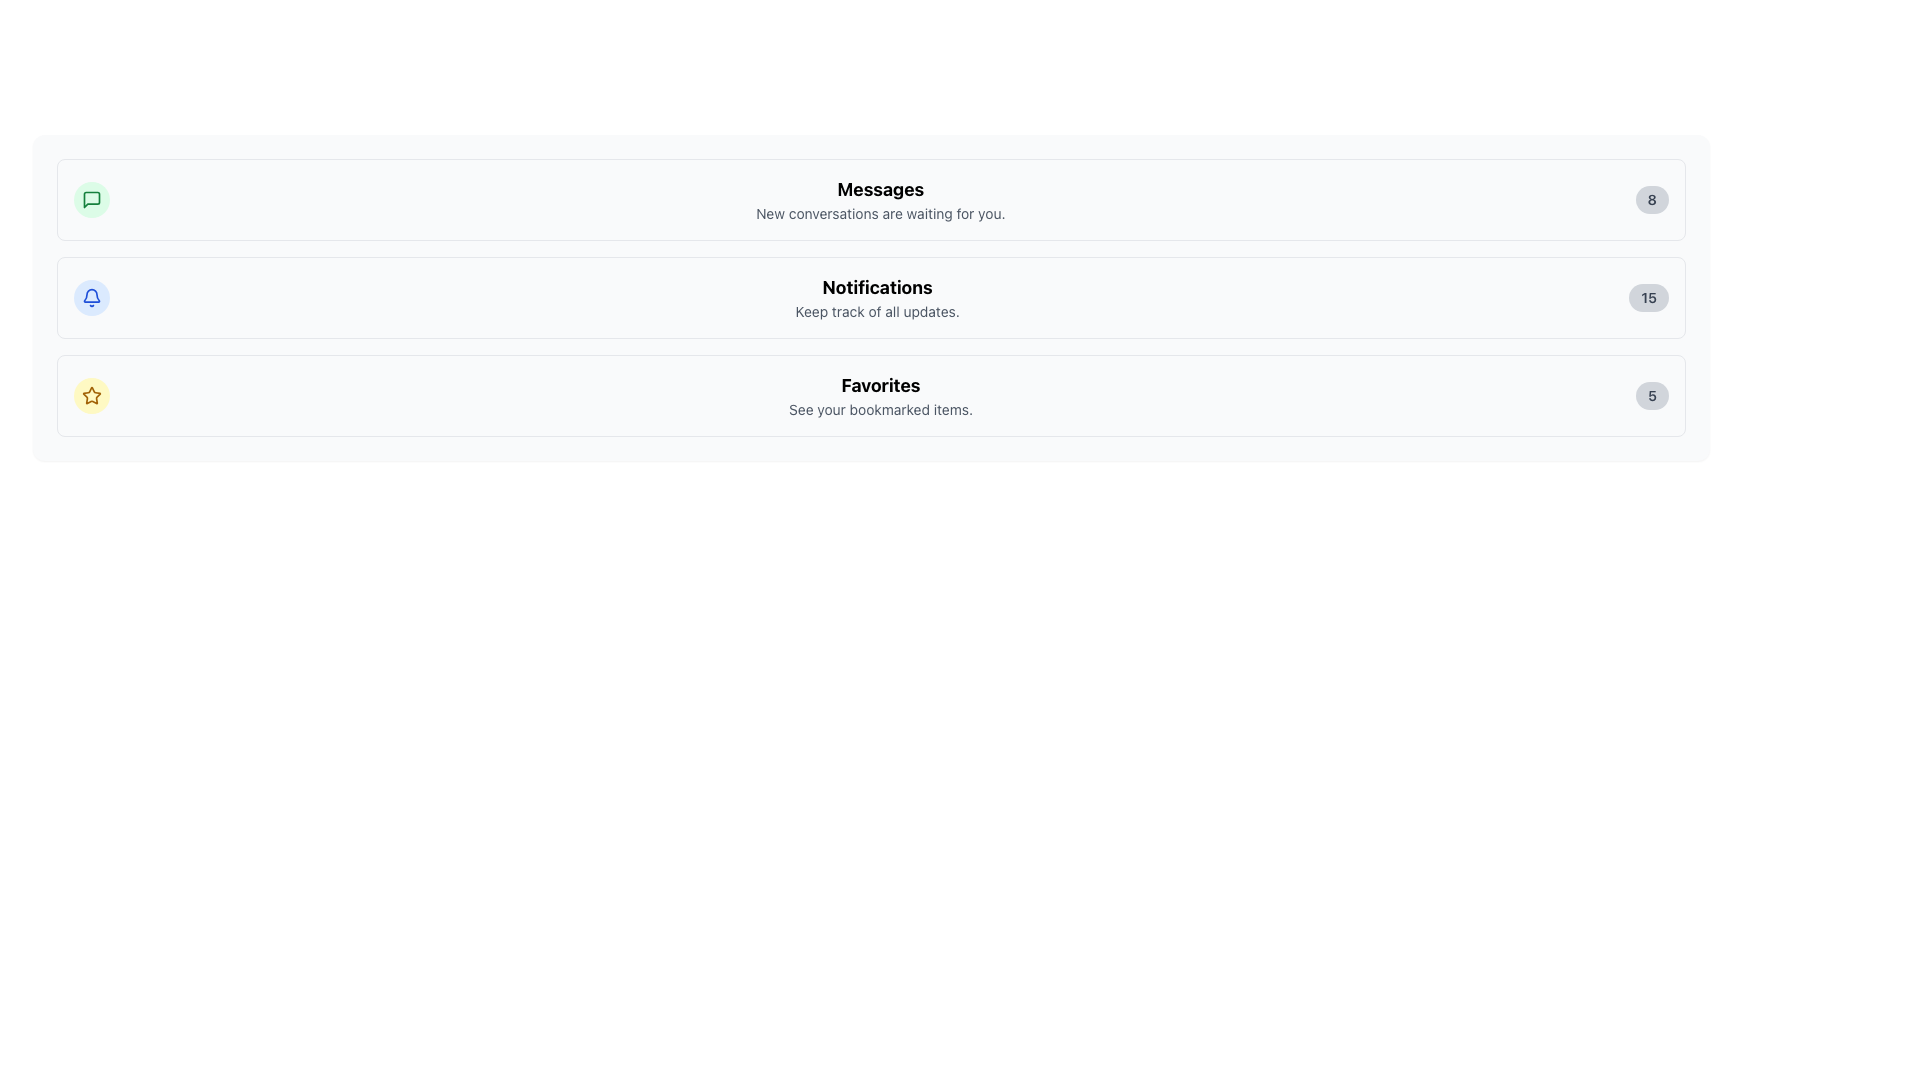  What do you see at coordinates (877, 297) in the screenshot?
I see `central text label that describes the notification section about tracking updates, located between the 'Messages' and 'Favorites' rows` at bounding box center [877, 297].